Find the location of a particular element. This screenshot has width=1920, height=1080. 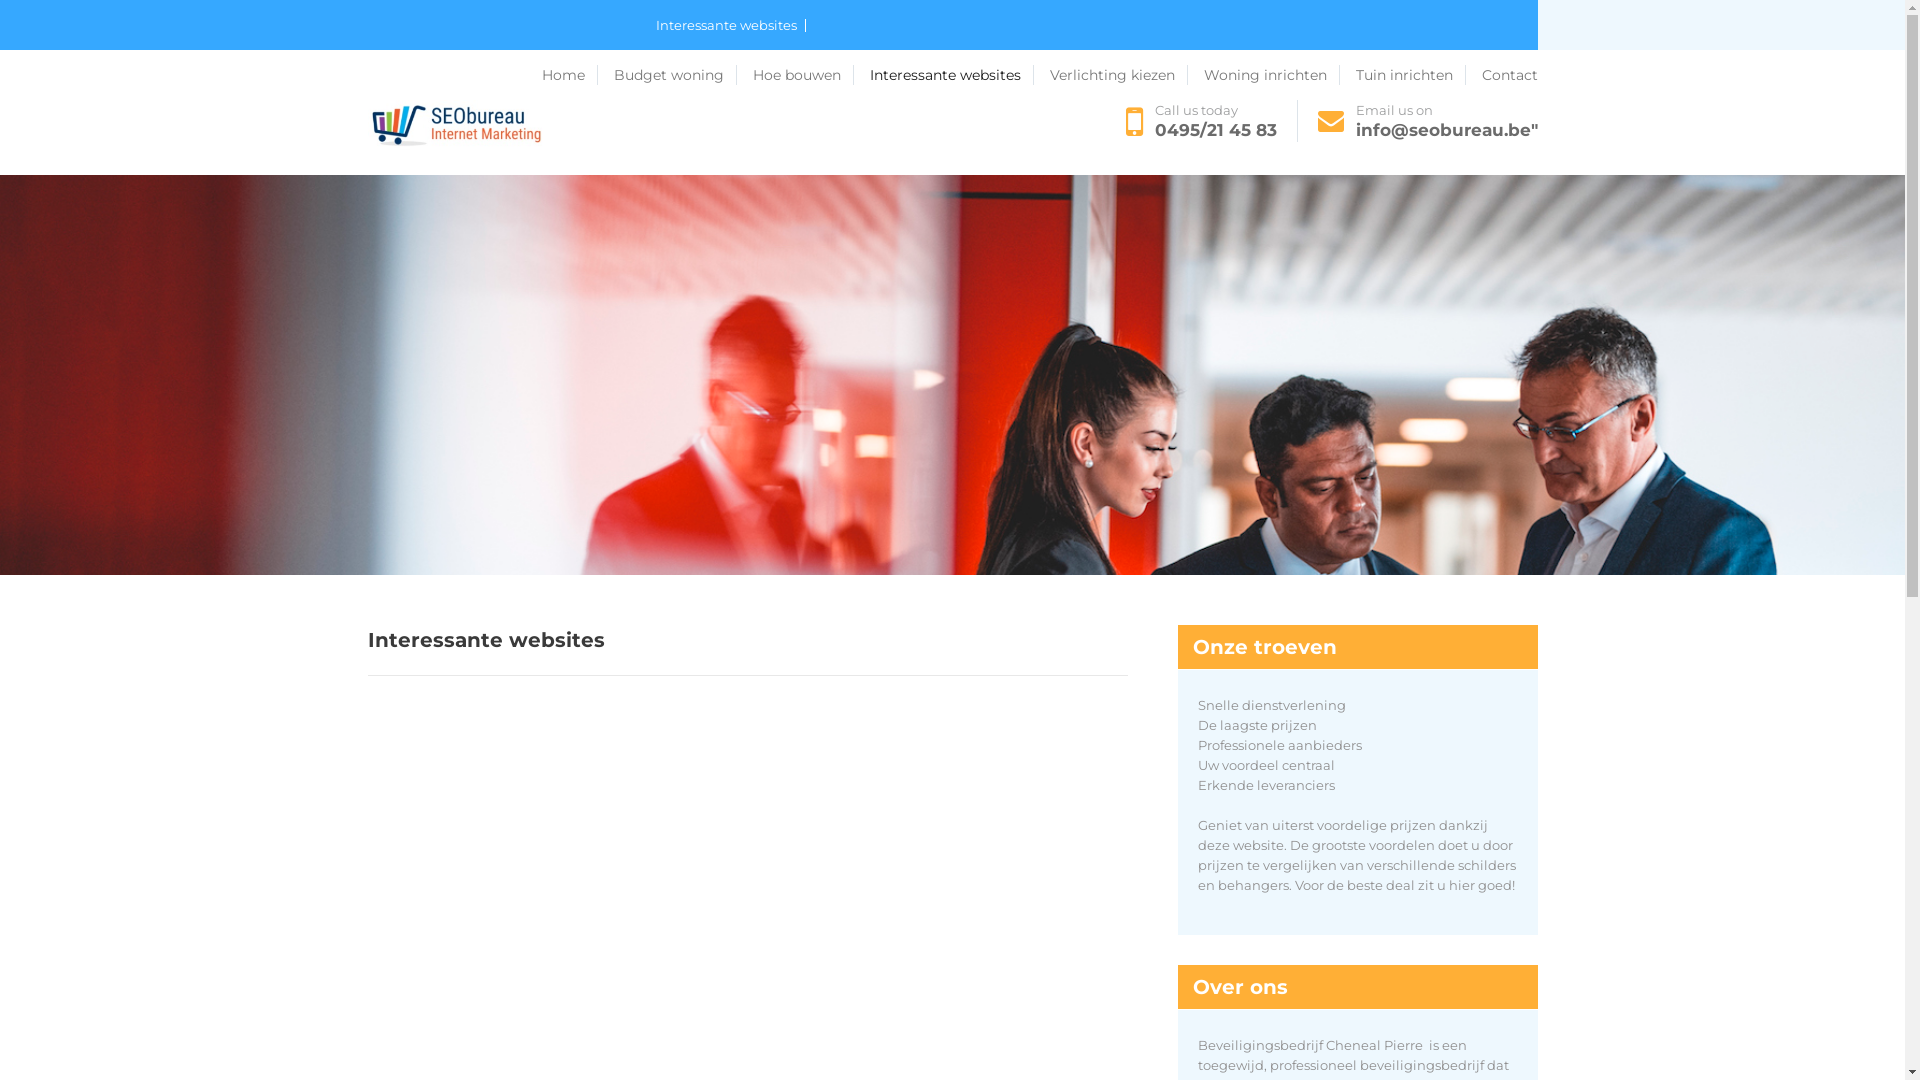

'Hoe bouwen' is located at coordinates (597, 74).